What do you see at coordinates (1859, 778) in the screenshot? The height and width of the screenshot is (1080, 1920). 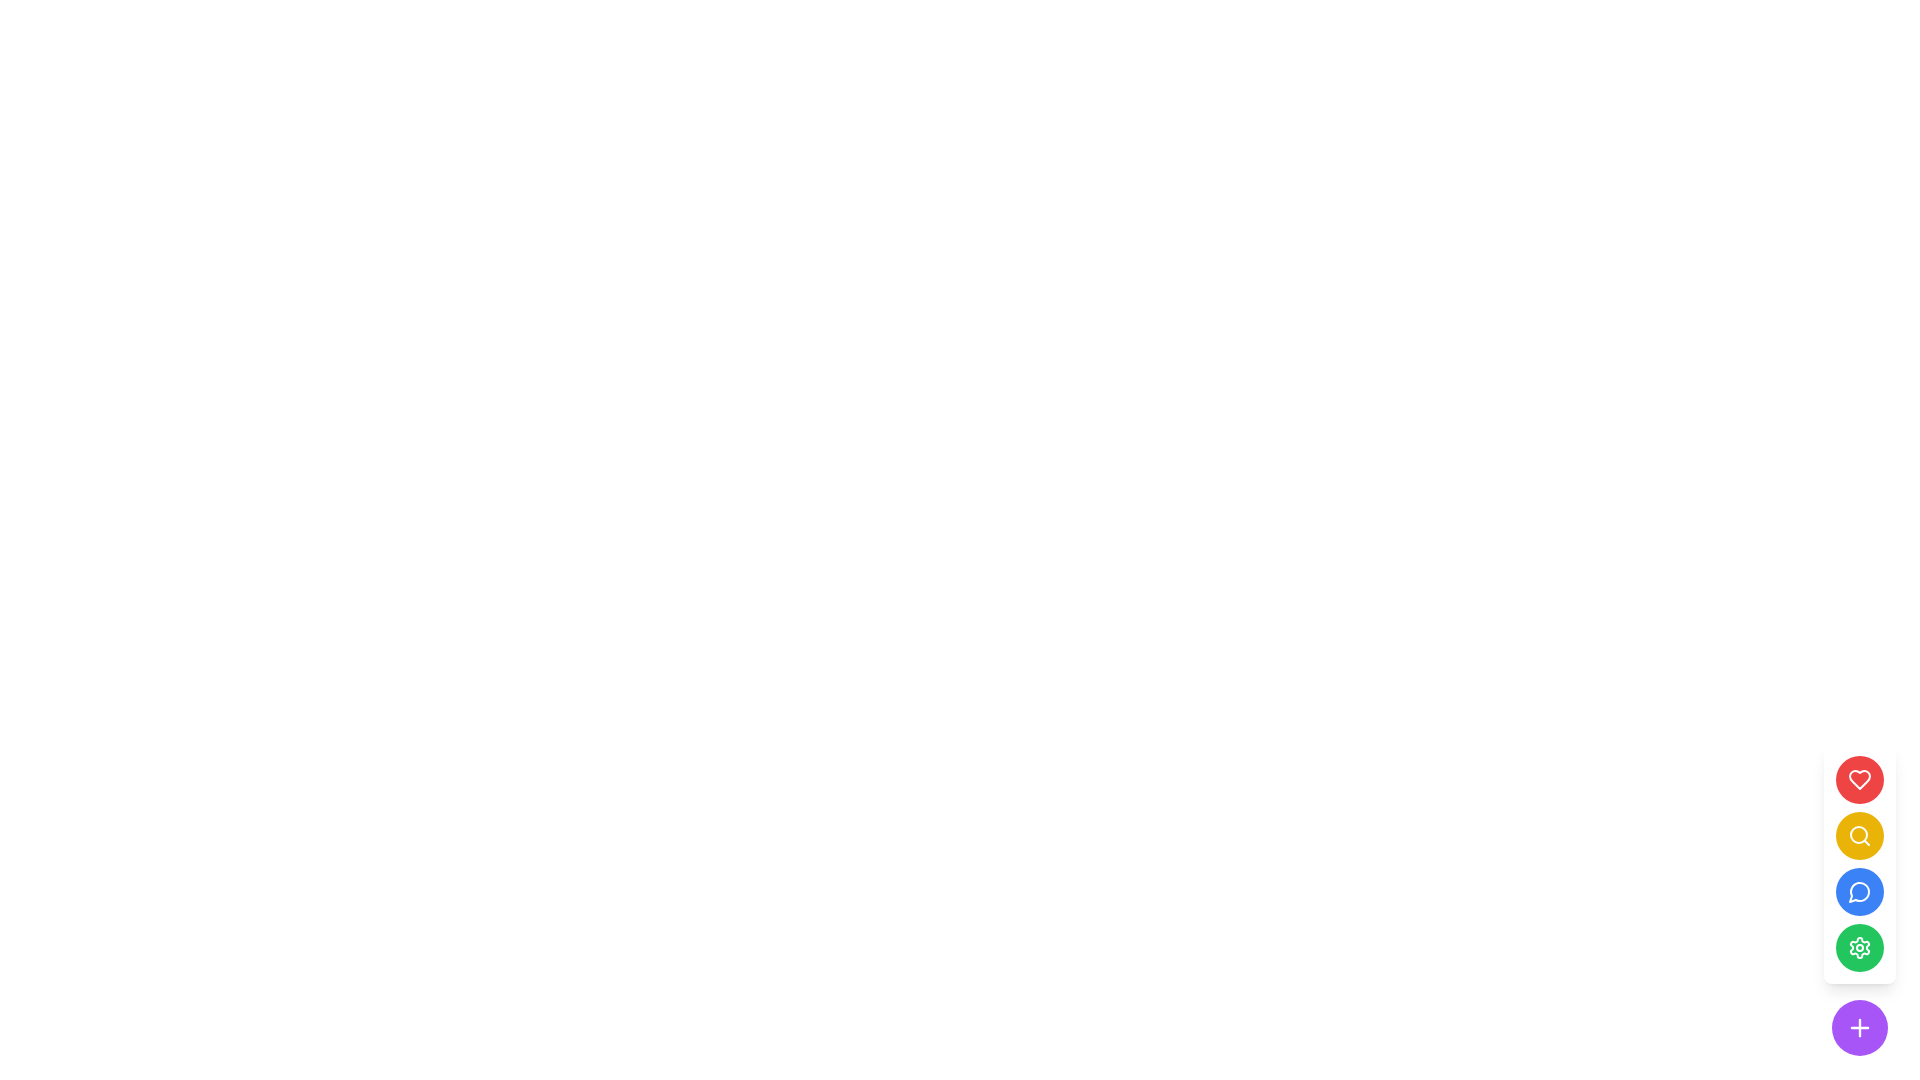 I see `the like button located at the top of the vertical stack of circular buttons near the right edge of the interface` at bounding box center [1859, 778].